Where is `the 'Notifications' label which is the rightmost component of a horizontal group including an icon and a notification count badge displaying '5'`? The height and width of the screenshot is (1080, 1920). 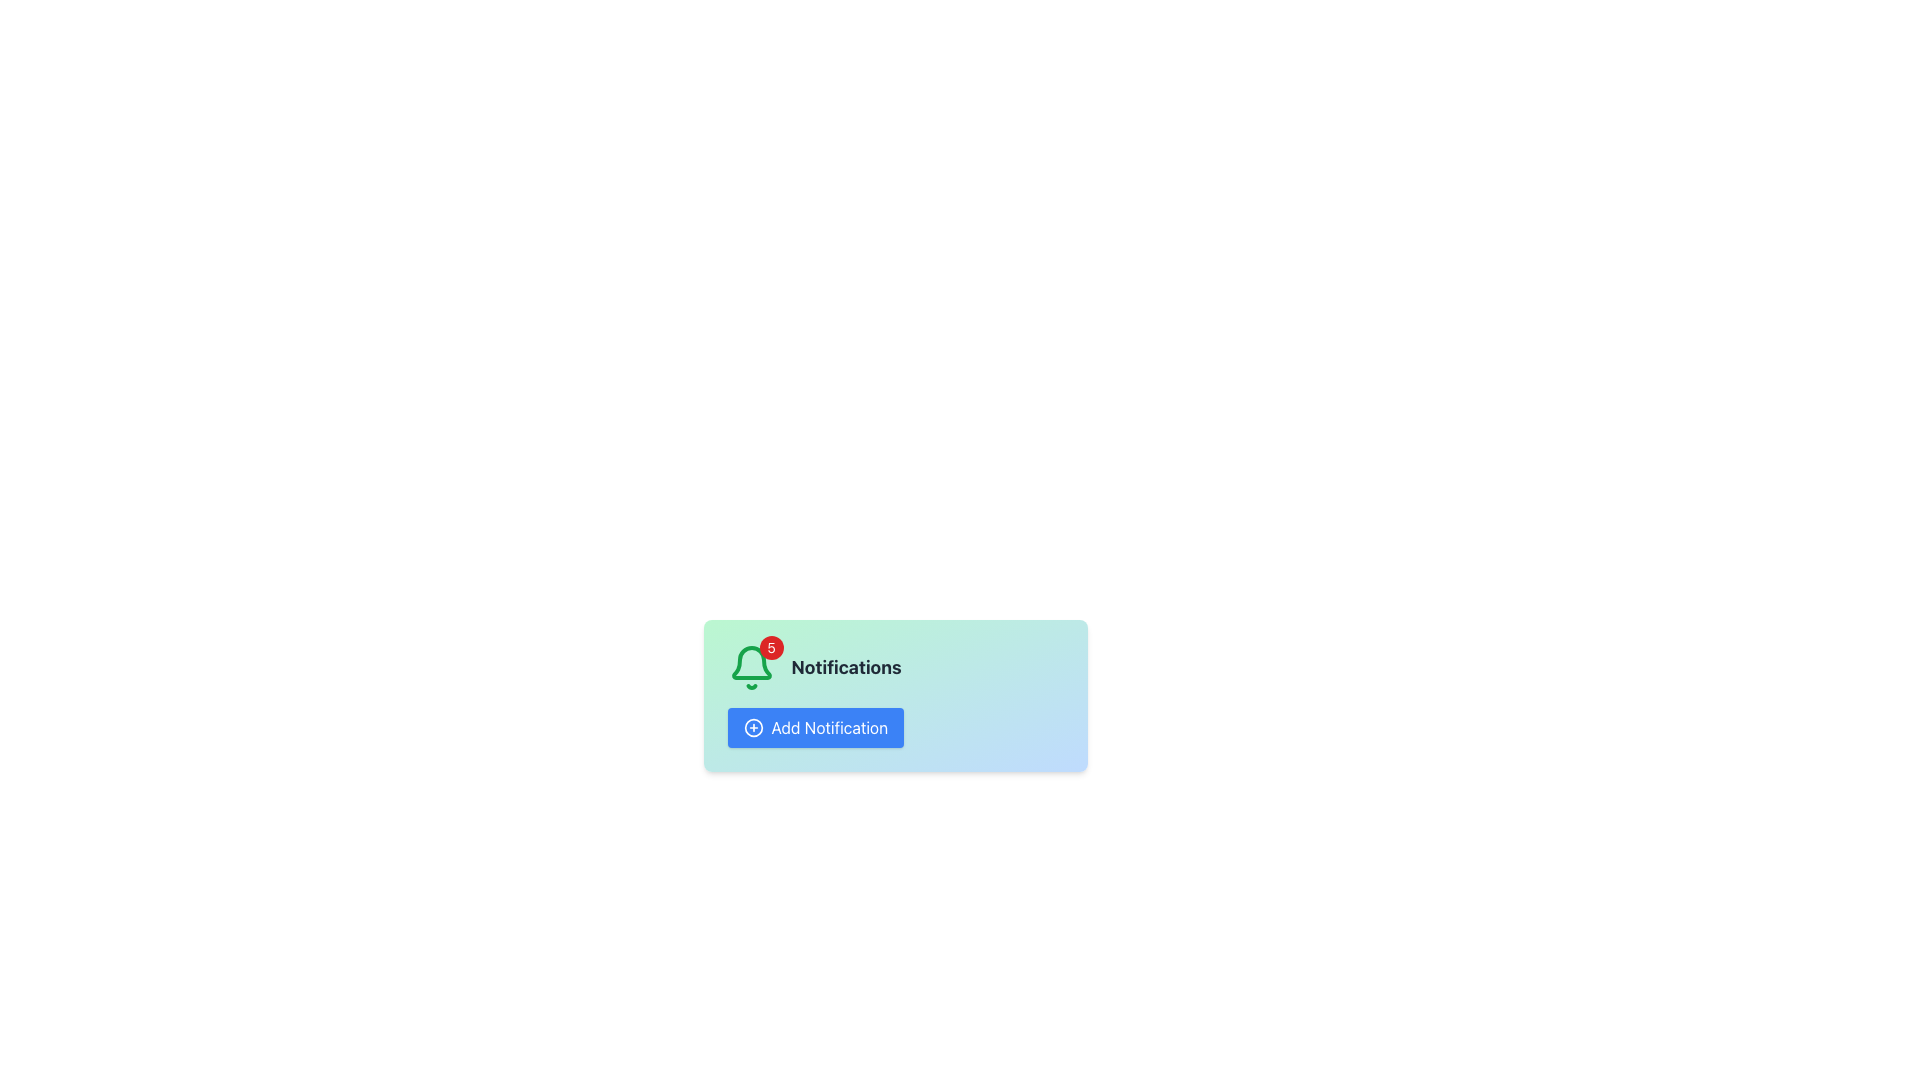
the 'Notifications' label which is the rightmost component of a horizontal group including an icon and a notification count badge displaying '5' is located at coordinates (846, 667).